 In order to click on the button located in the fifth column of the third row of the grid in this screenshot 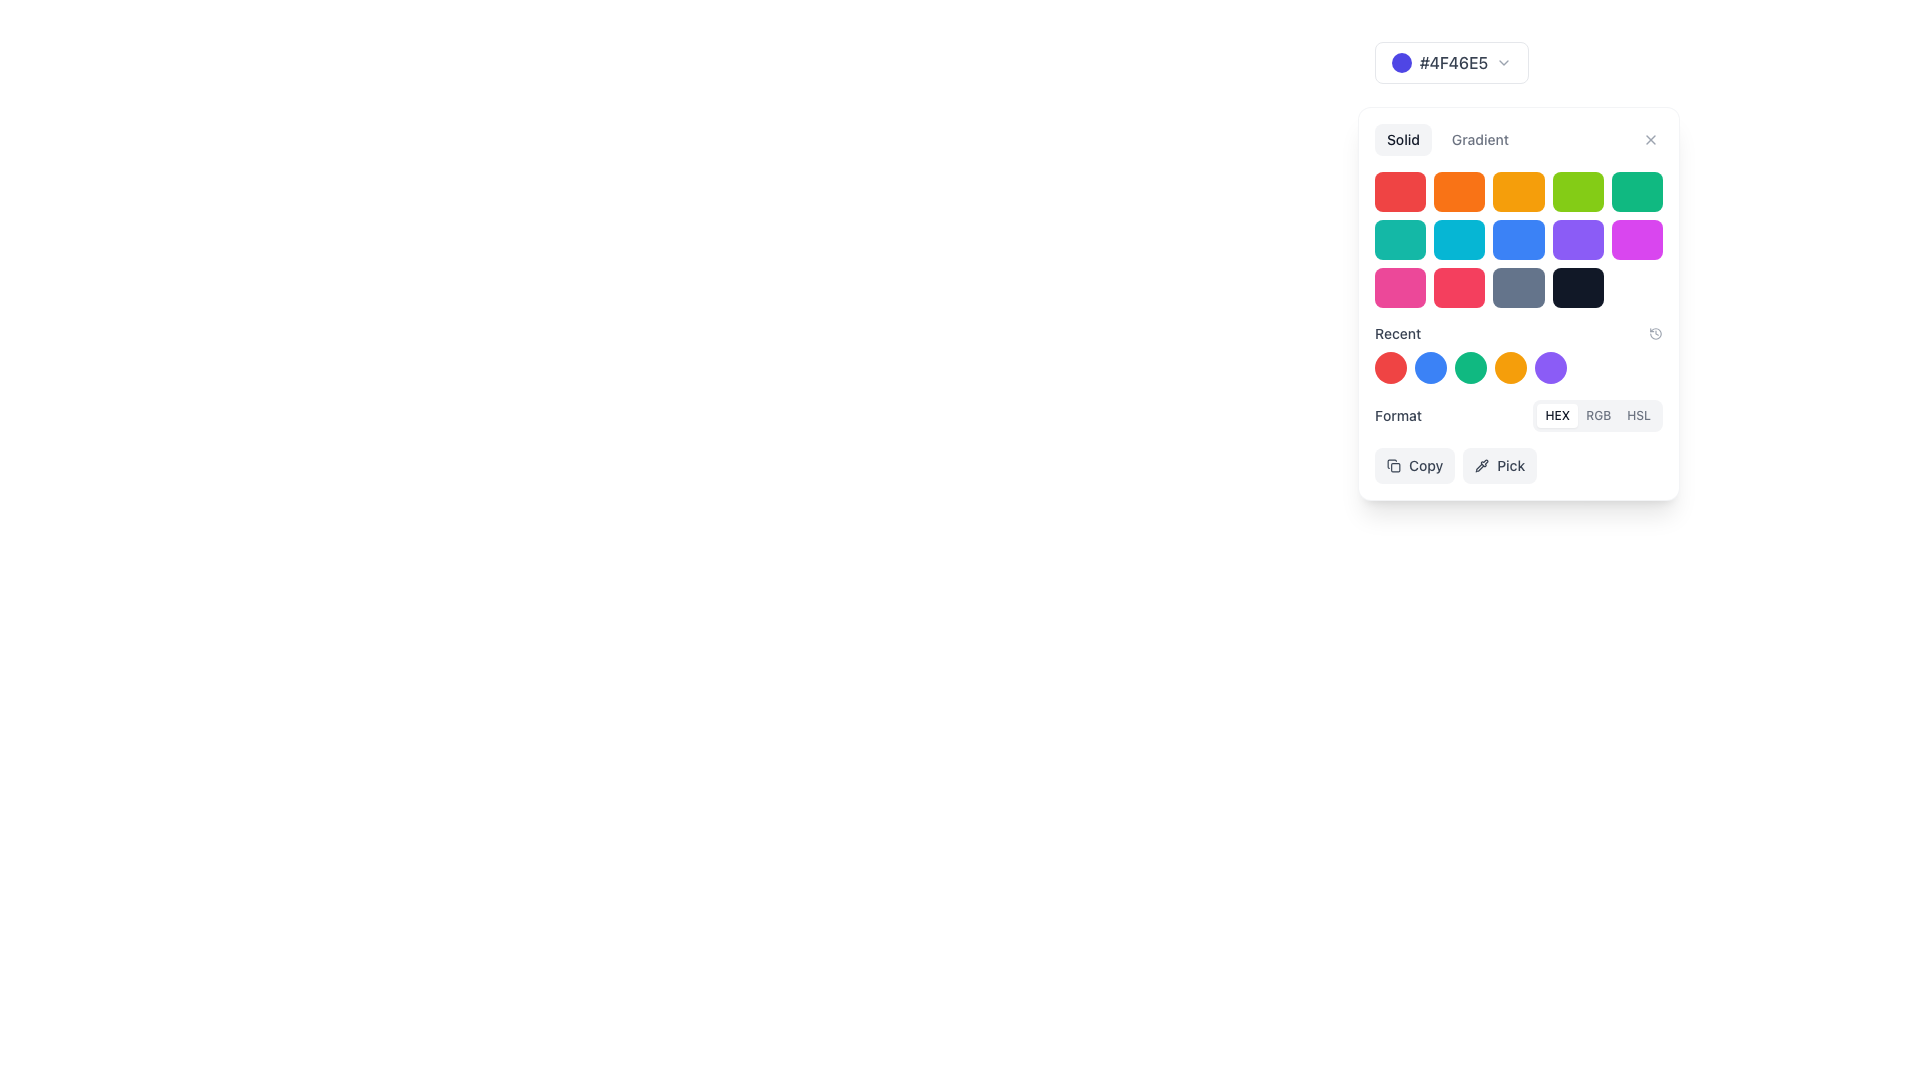, I will do `click(1577, 288)`.